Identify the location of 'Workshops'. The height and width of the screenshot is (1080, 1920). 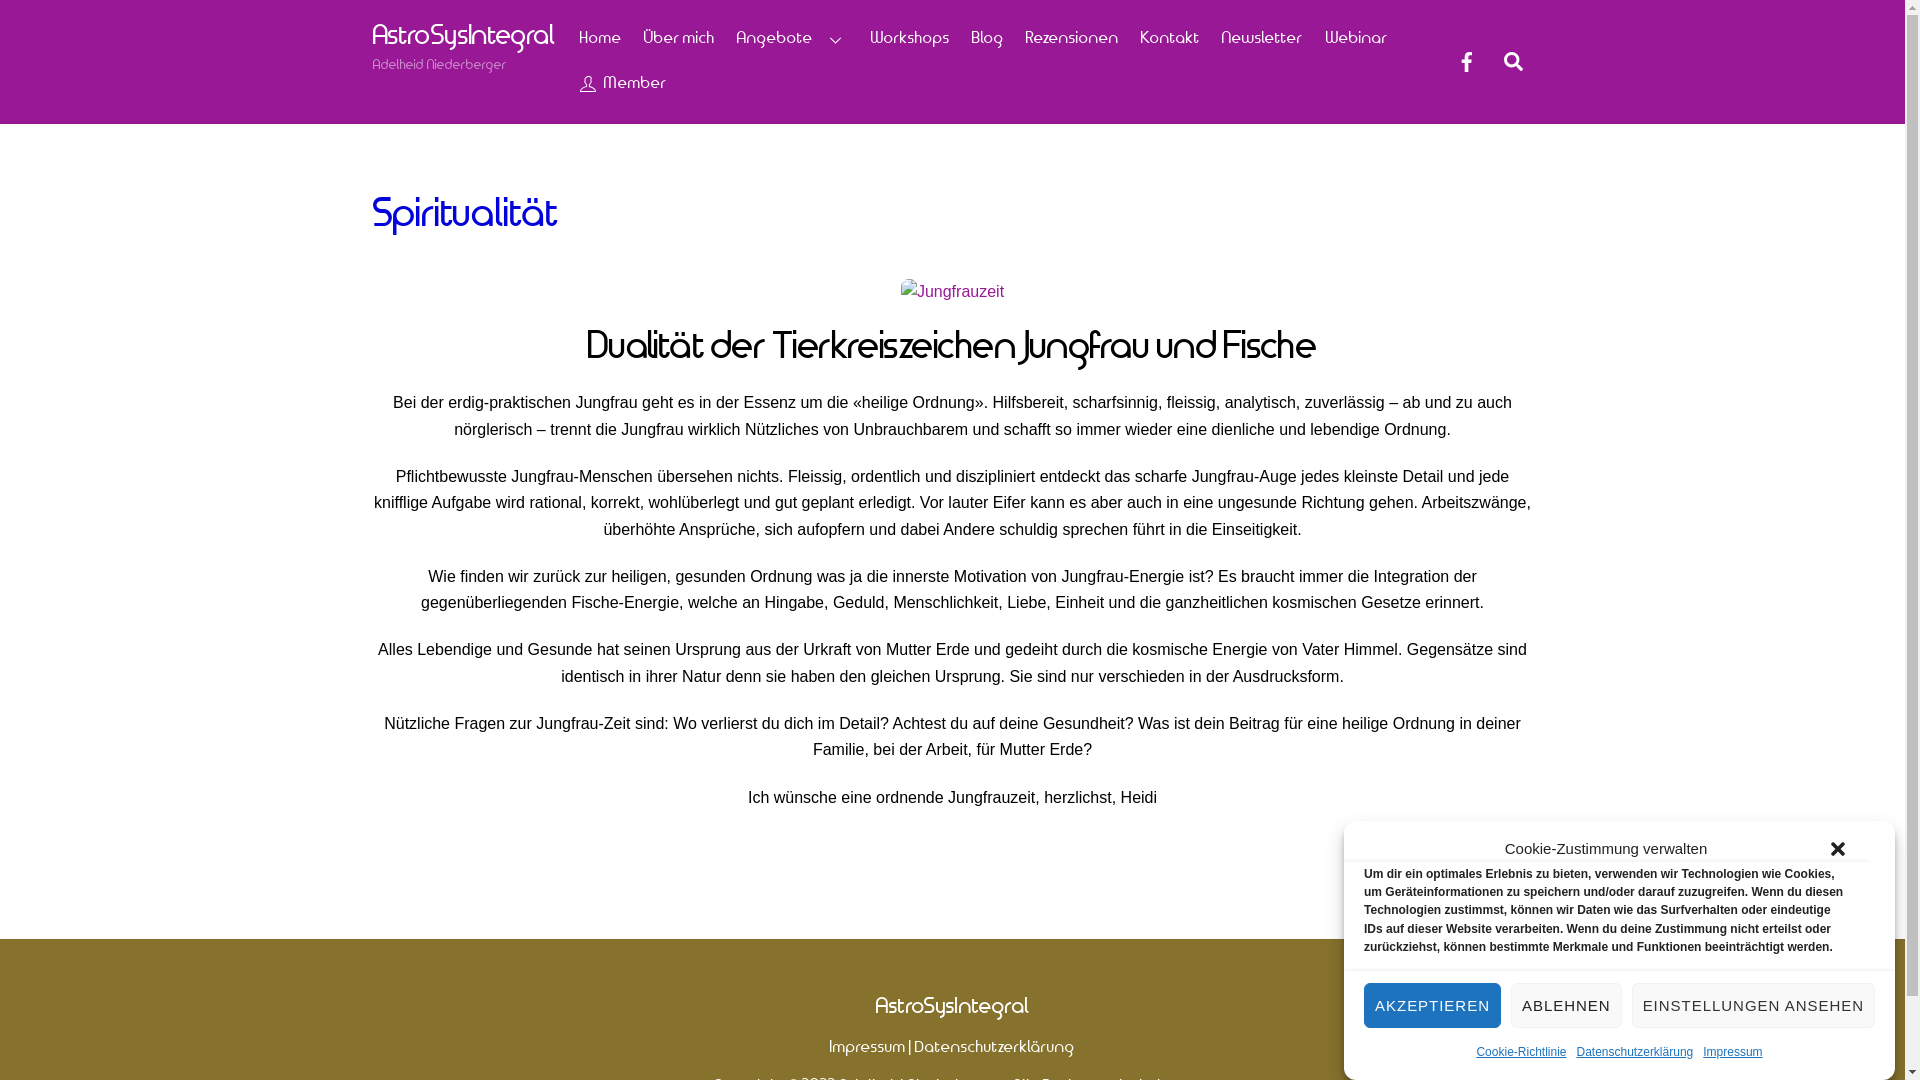
(909, 38).